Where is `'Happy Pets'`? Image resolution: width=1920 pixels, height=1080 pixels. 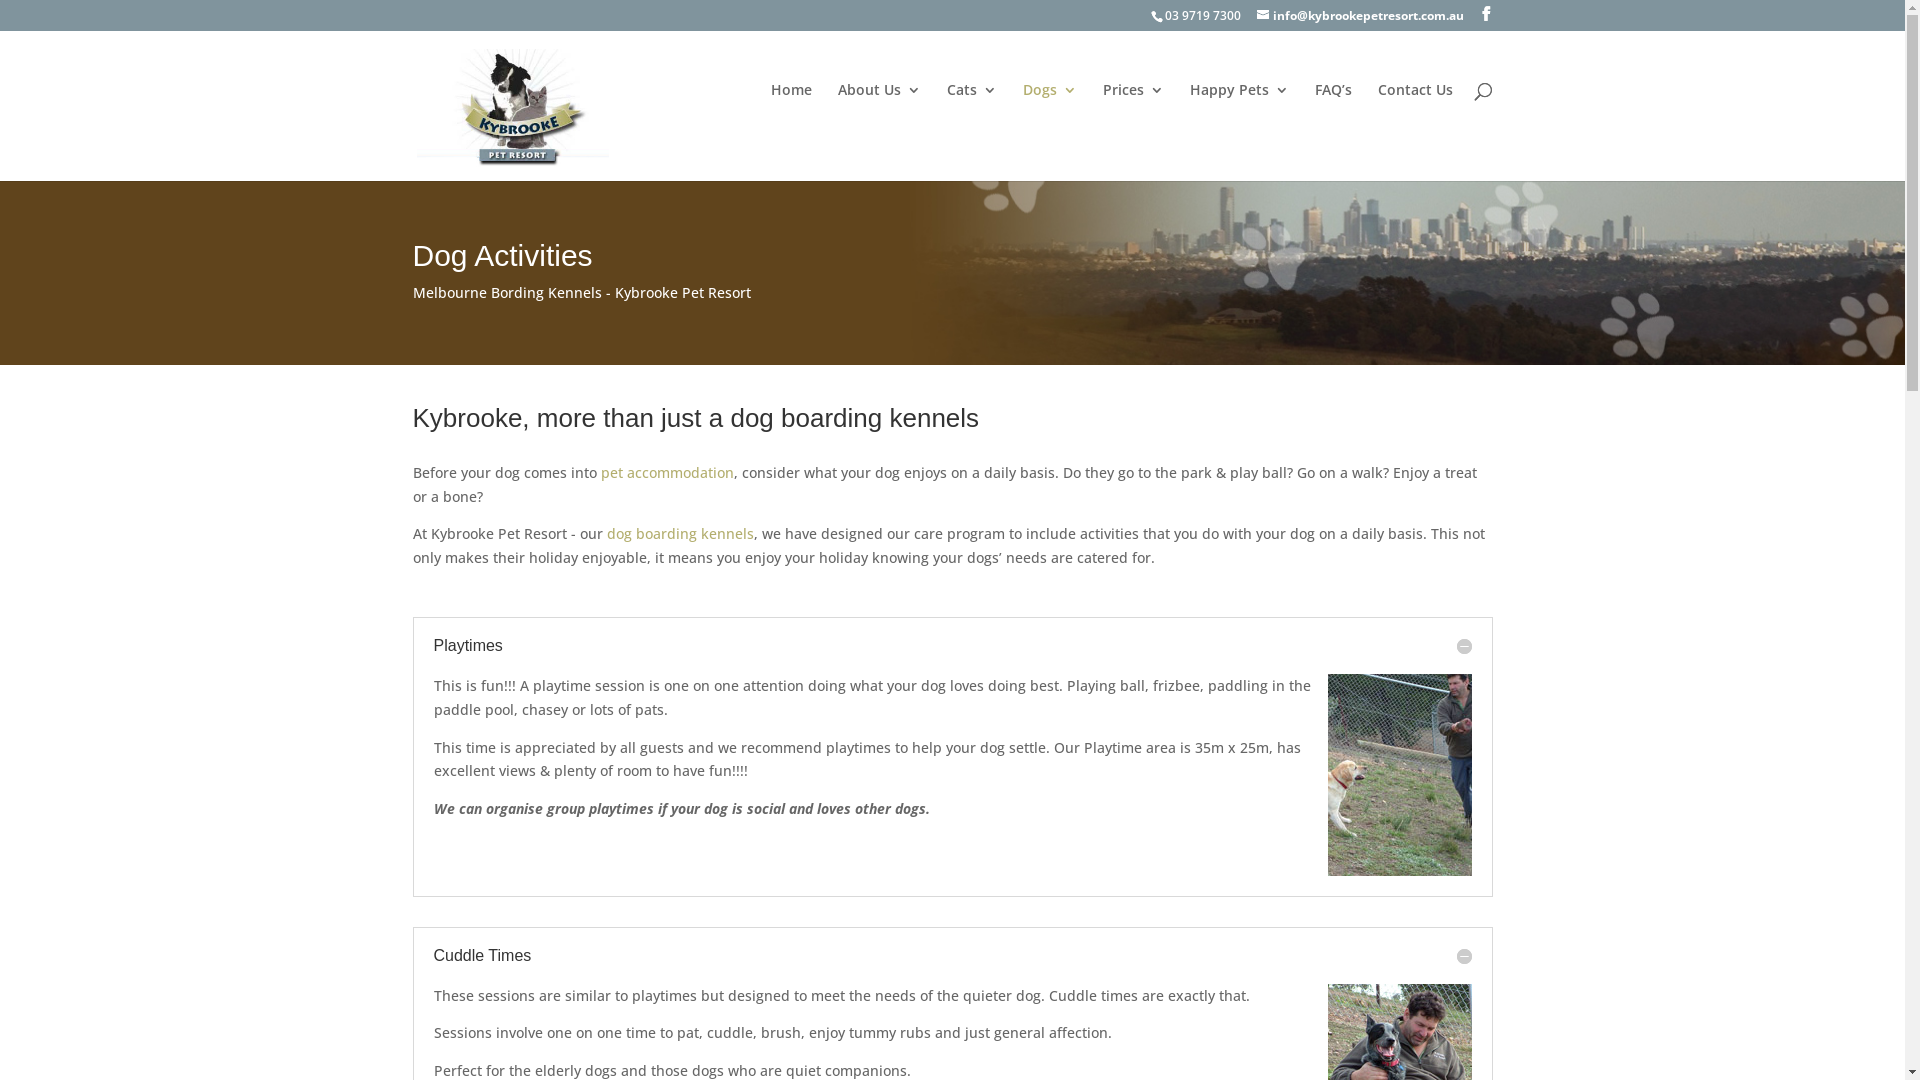 'Happy Pets' is located at coordinates (1238, 115).